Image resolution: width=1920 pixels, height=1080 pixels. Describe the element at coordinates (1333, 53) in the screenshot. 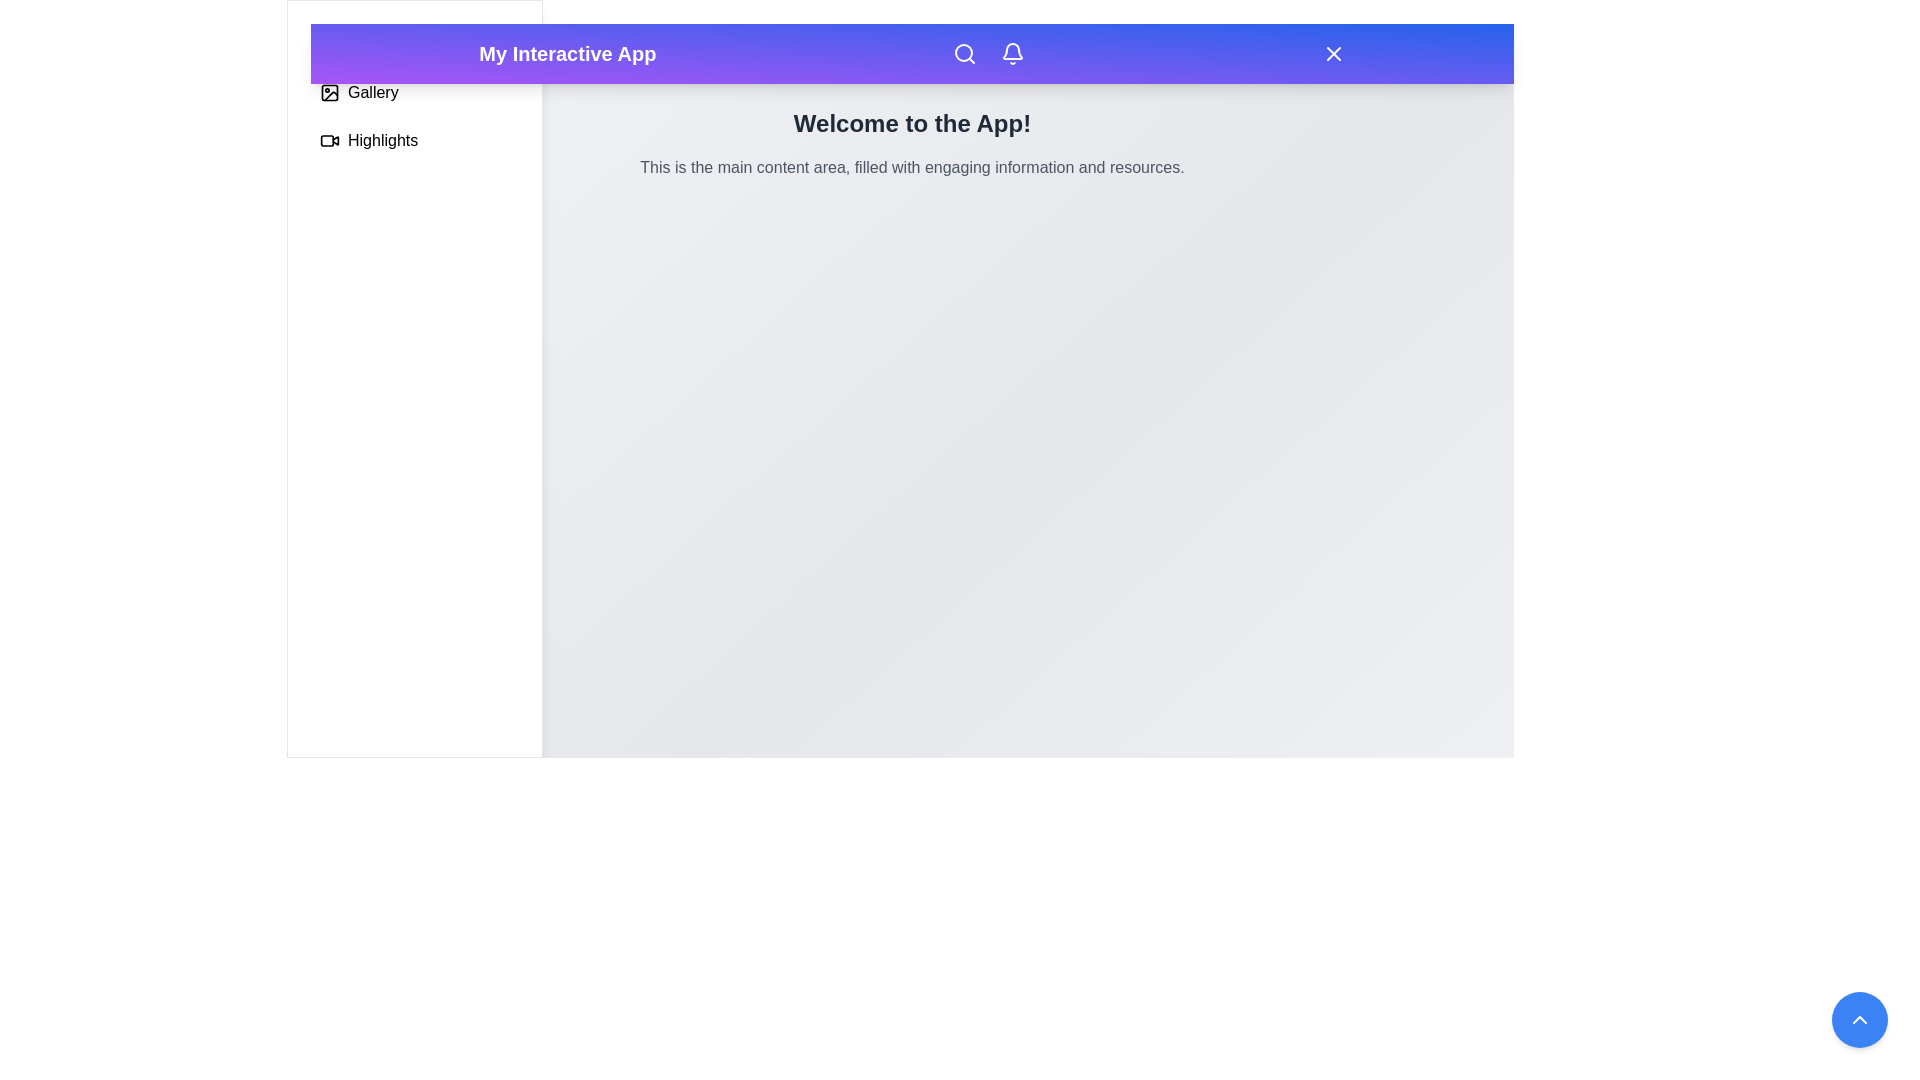

I see `the white 'X' icon located in the blue-purple gradient header bar at the top right to potentially see a tooltip` at that location.